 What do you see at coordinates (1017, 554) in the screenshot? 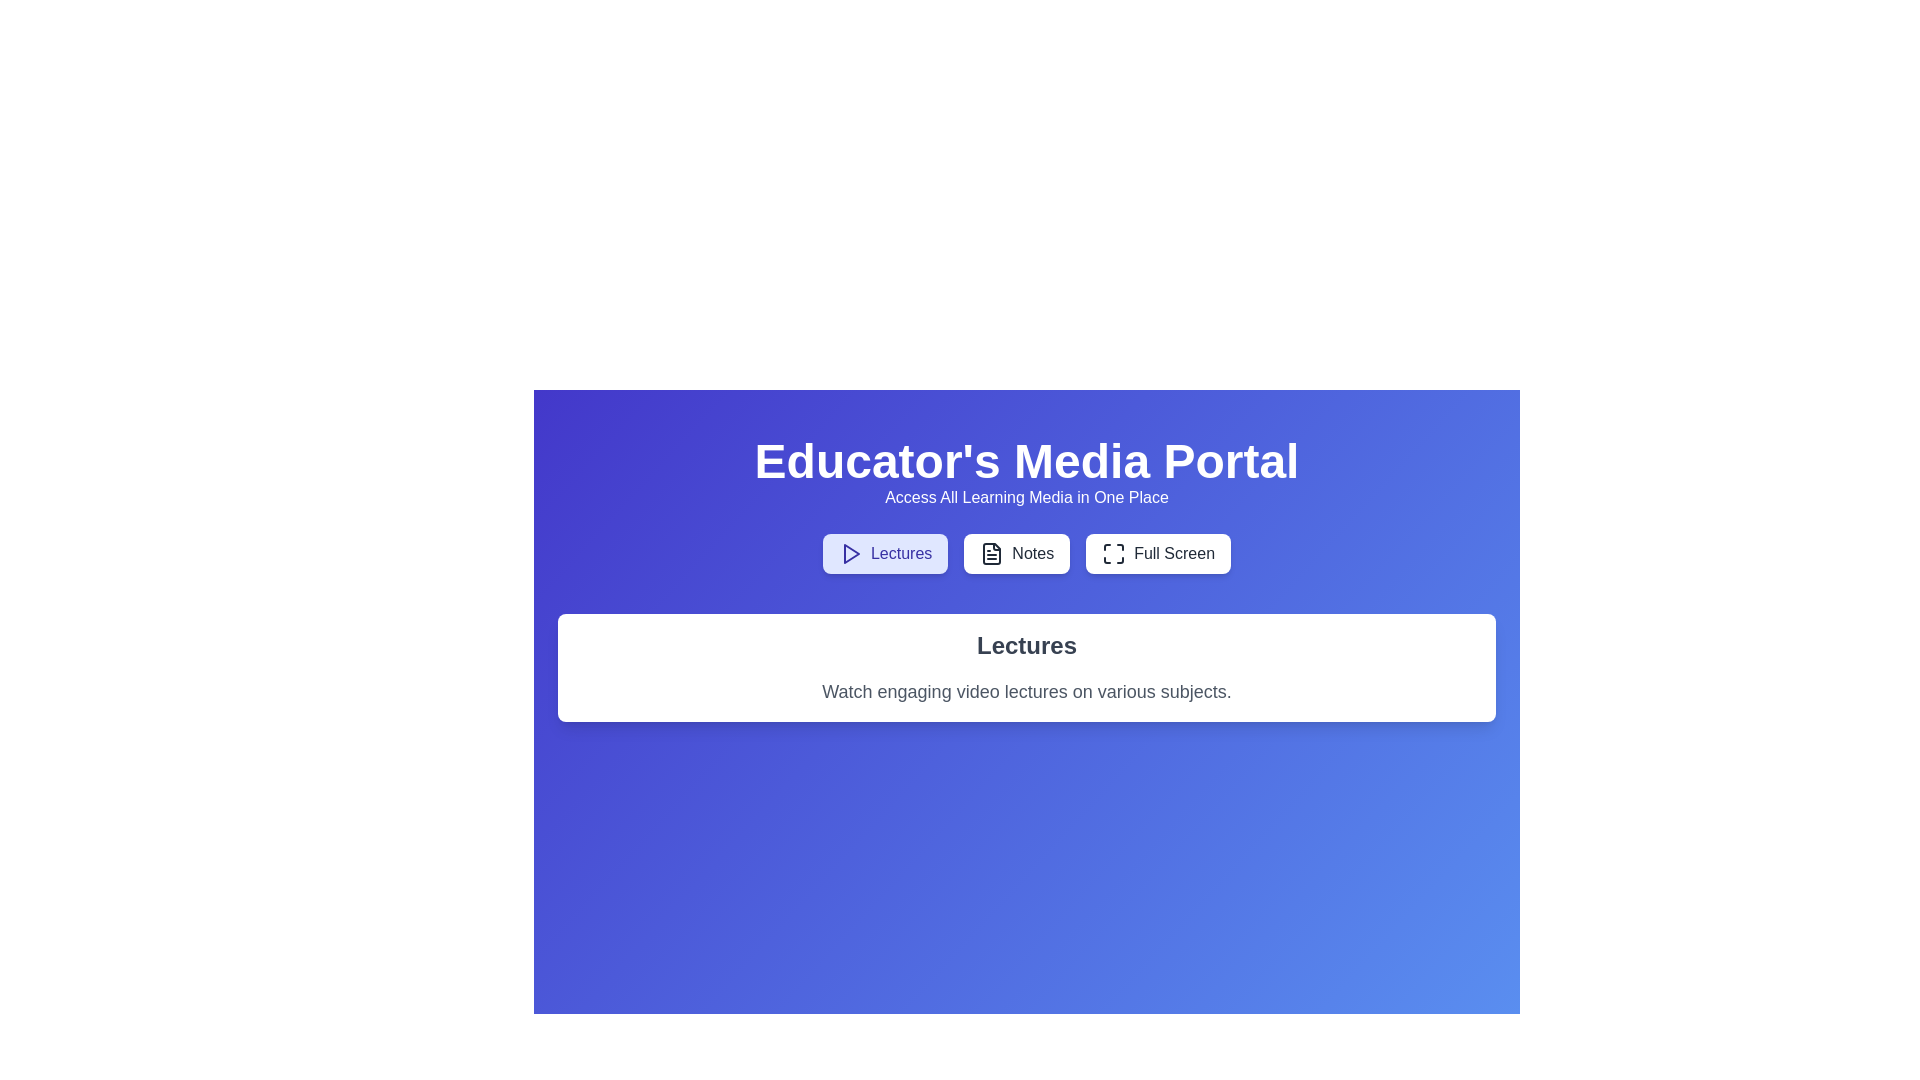
I see `the button labeled Notes to observe its hover effect` at bounding box center [1017, 554].